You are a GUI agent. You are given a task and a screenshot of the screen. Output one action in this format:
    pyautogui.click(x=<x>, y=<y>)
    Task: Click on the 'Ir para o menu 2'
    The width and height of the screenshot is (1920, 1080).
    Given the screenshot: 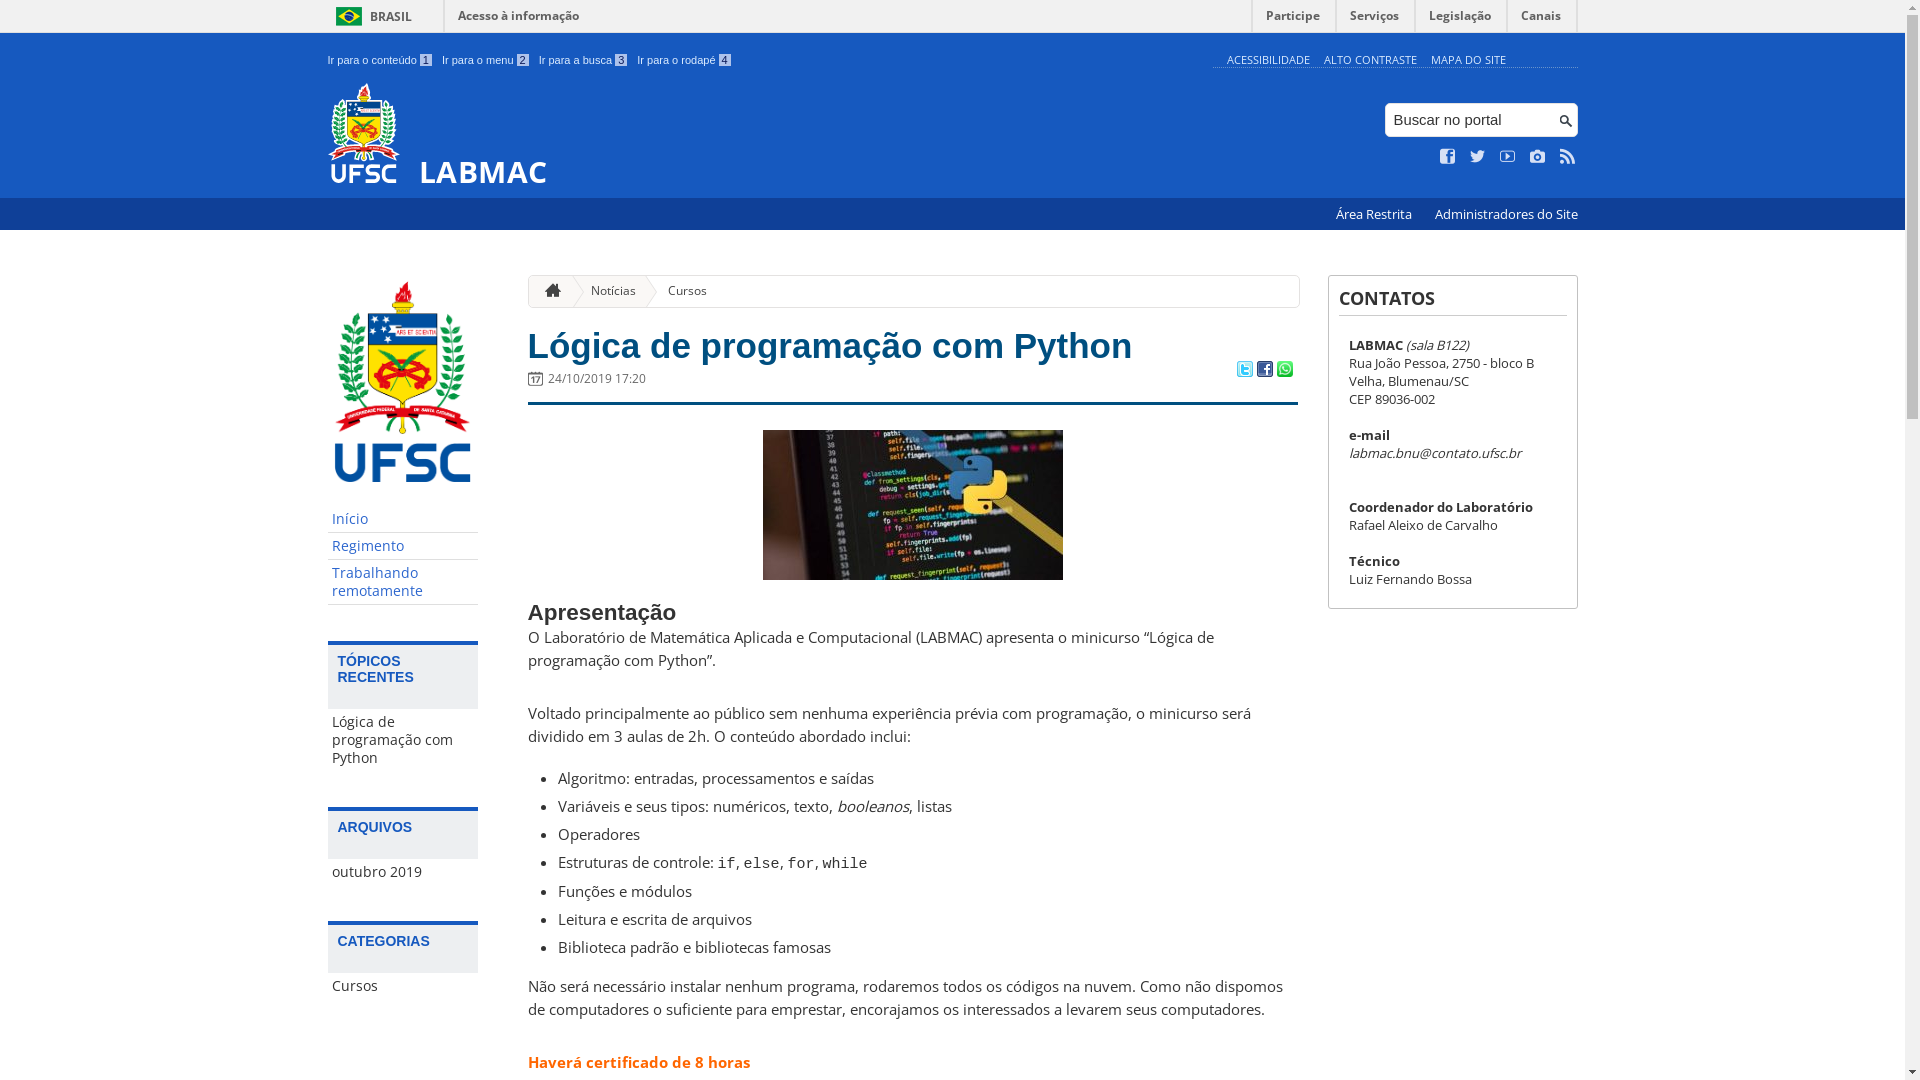 What is the action you would take?
    pyautogui.click(x=485, y=59)
    